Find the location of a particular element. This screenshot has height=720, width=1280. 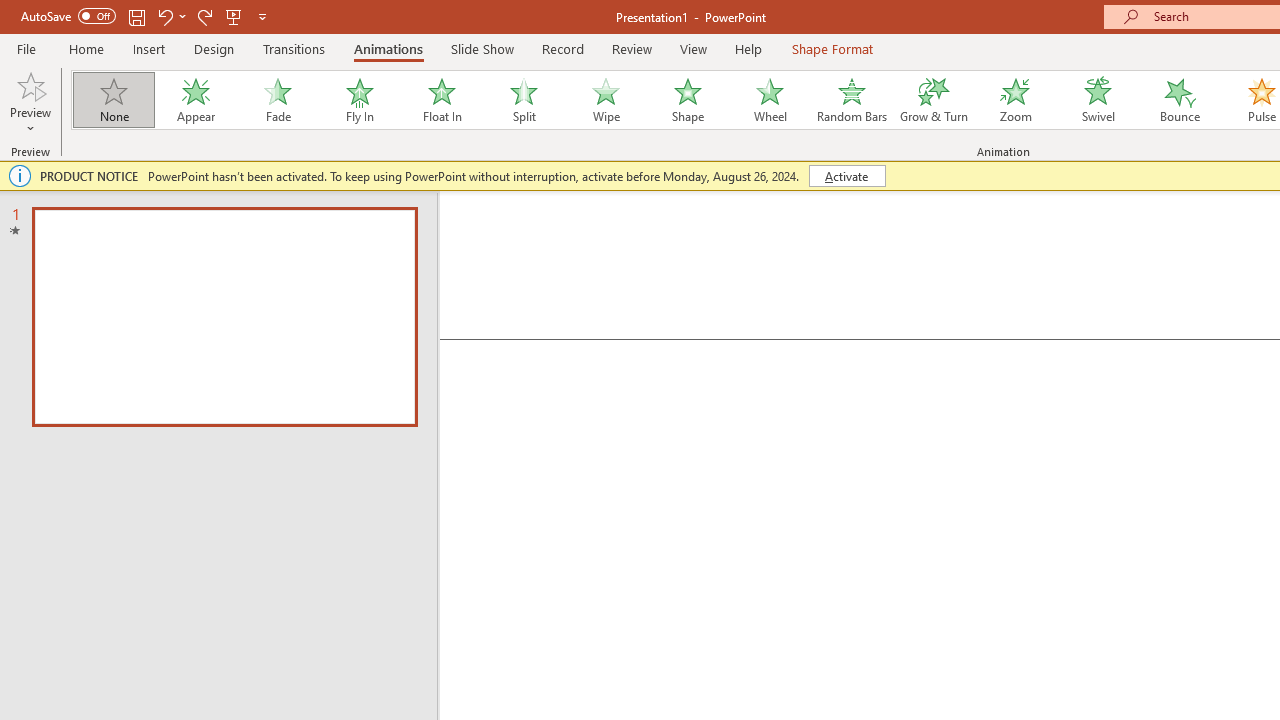

'Fade' is located at coordinates (276, 100).